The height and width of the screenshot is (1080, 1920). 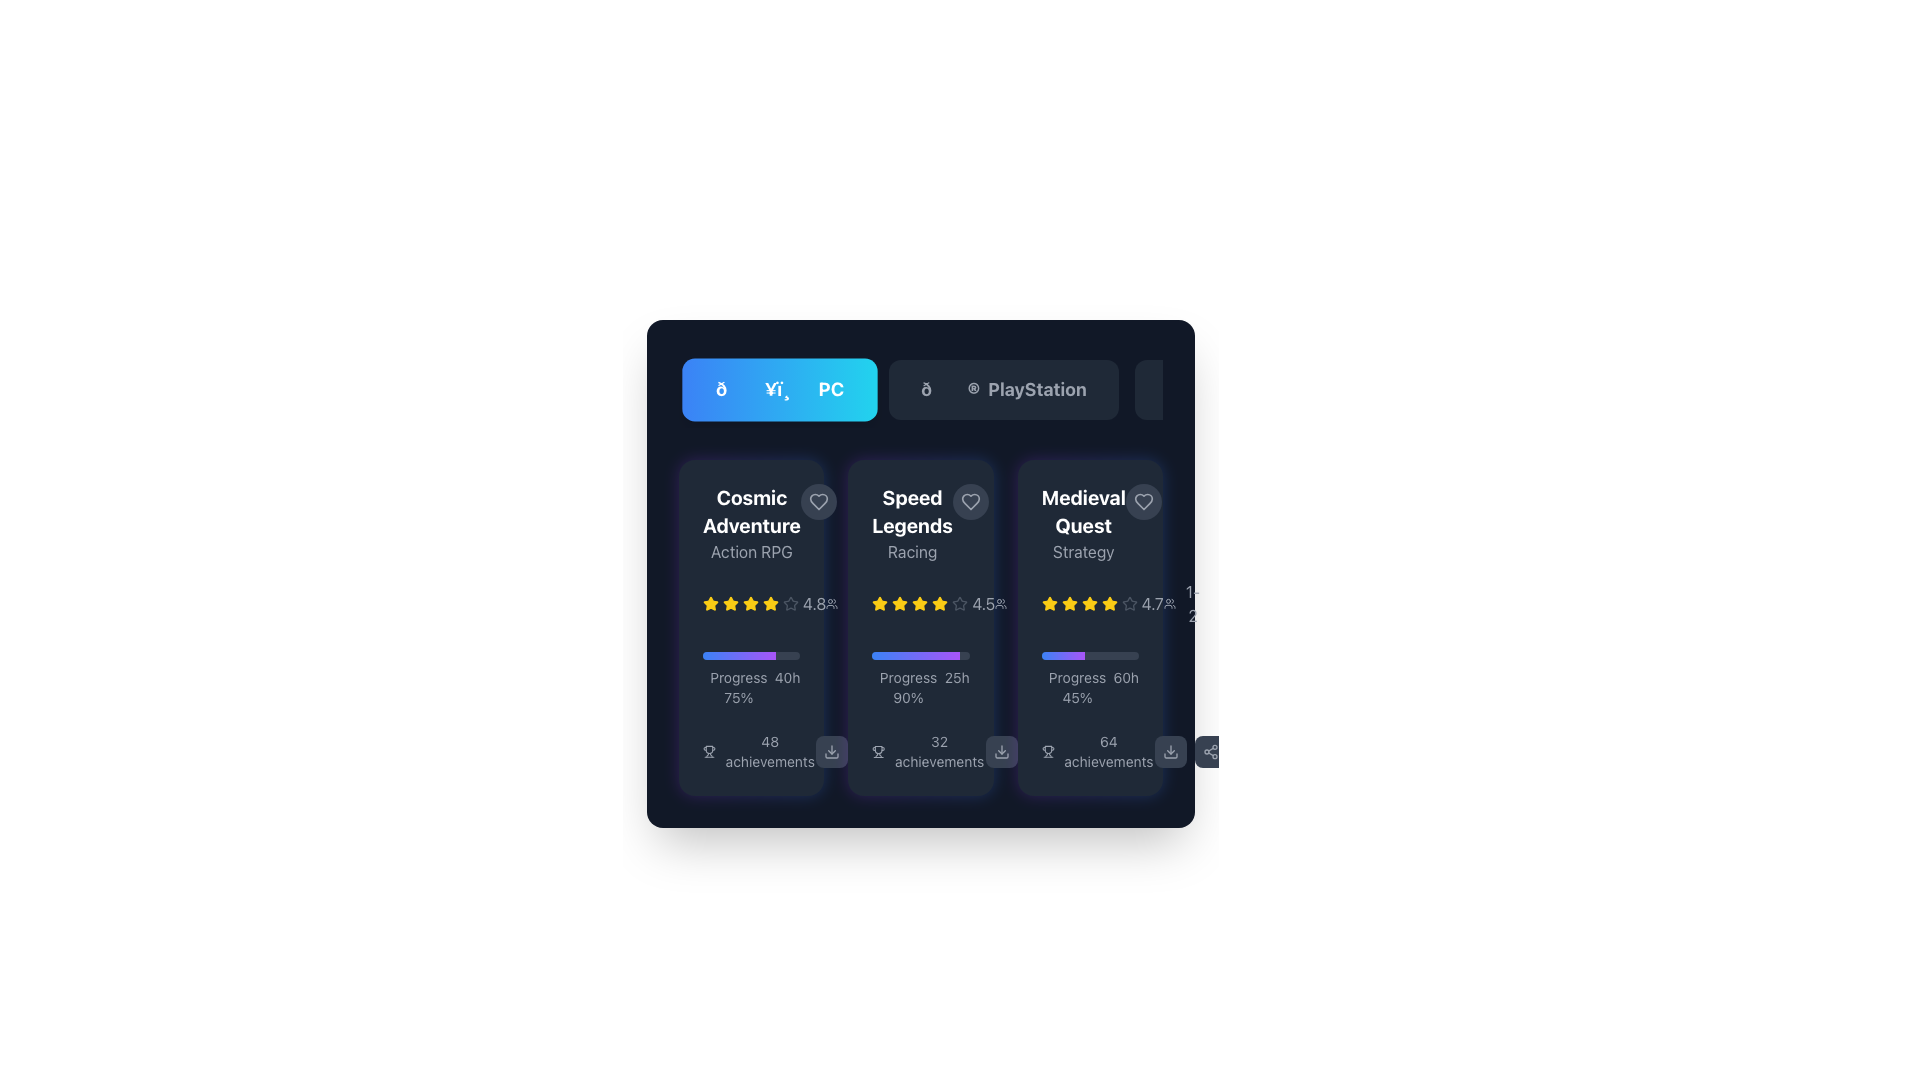 What do you see at coordinates (899, 602) in the screenshot?
I see `the highlighted SVG star element representing a rating in the second card of the user interface` at bounding box center [899, 602].